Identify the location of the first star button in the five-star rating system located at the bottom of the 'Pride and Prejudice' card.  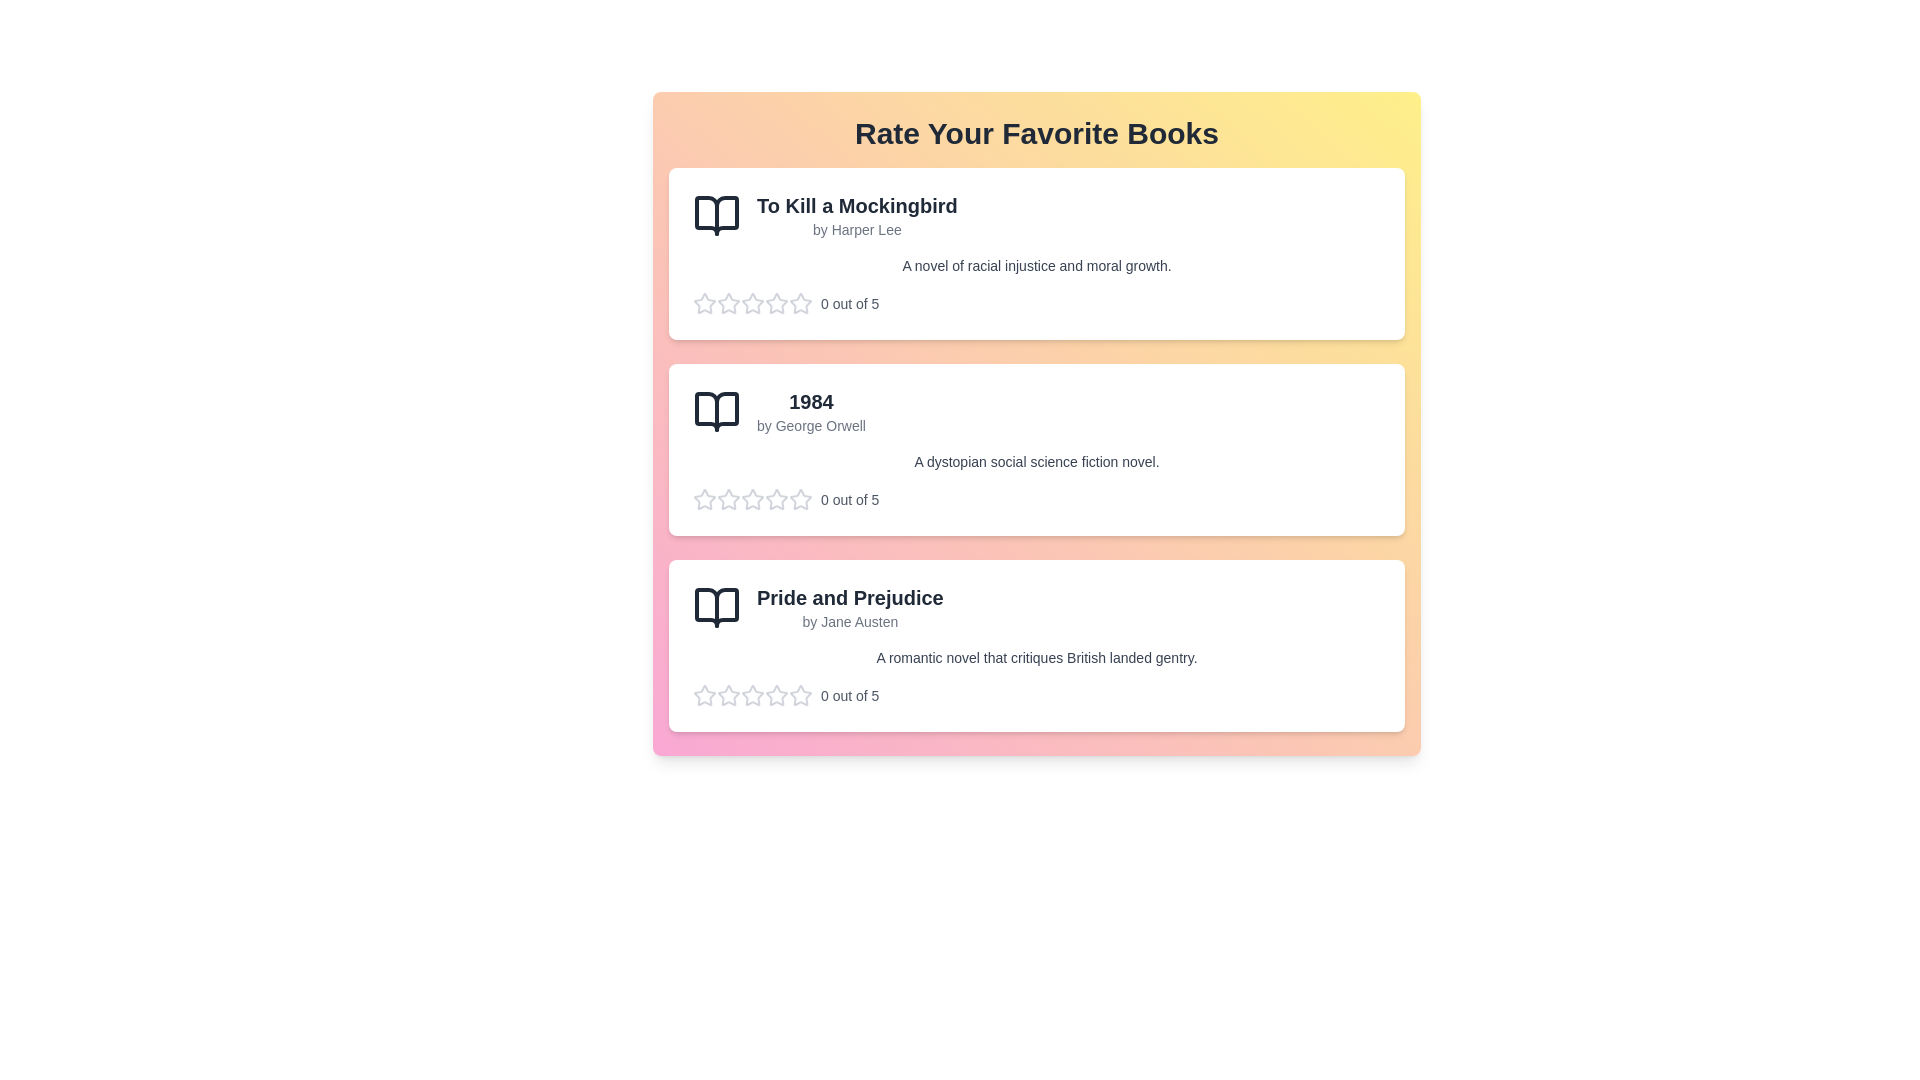
(705, 694).